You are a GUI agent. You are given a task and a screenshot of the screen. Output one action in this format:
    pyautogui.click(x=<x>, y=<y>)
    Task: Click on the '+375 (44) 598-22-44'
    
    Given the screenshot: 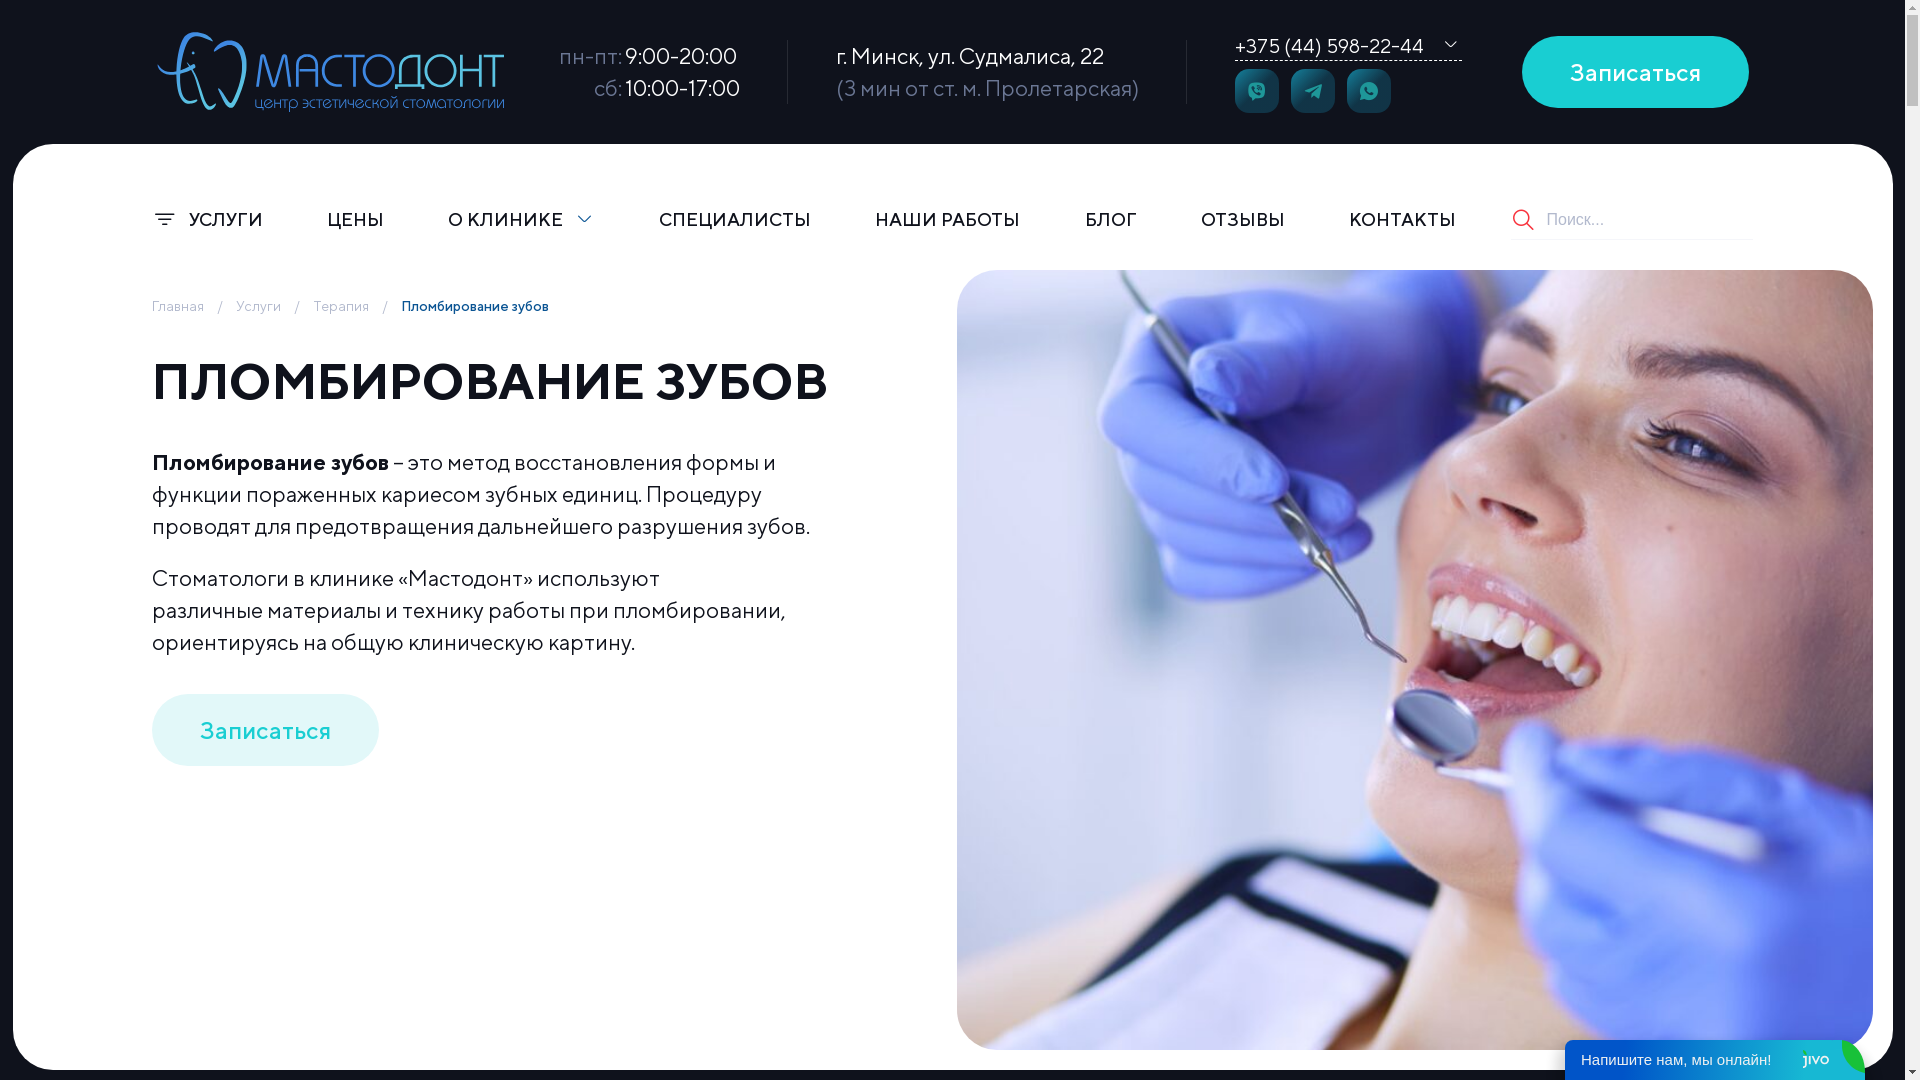 What is the action you would take?
    pyautogui.click(x=1328, y=45)
    